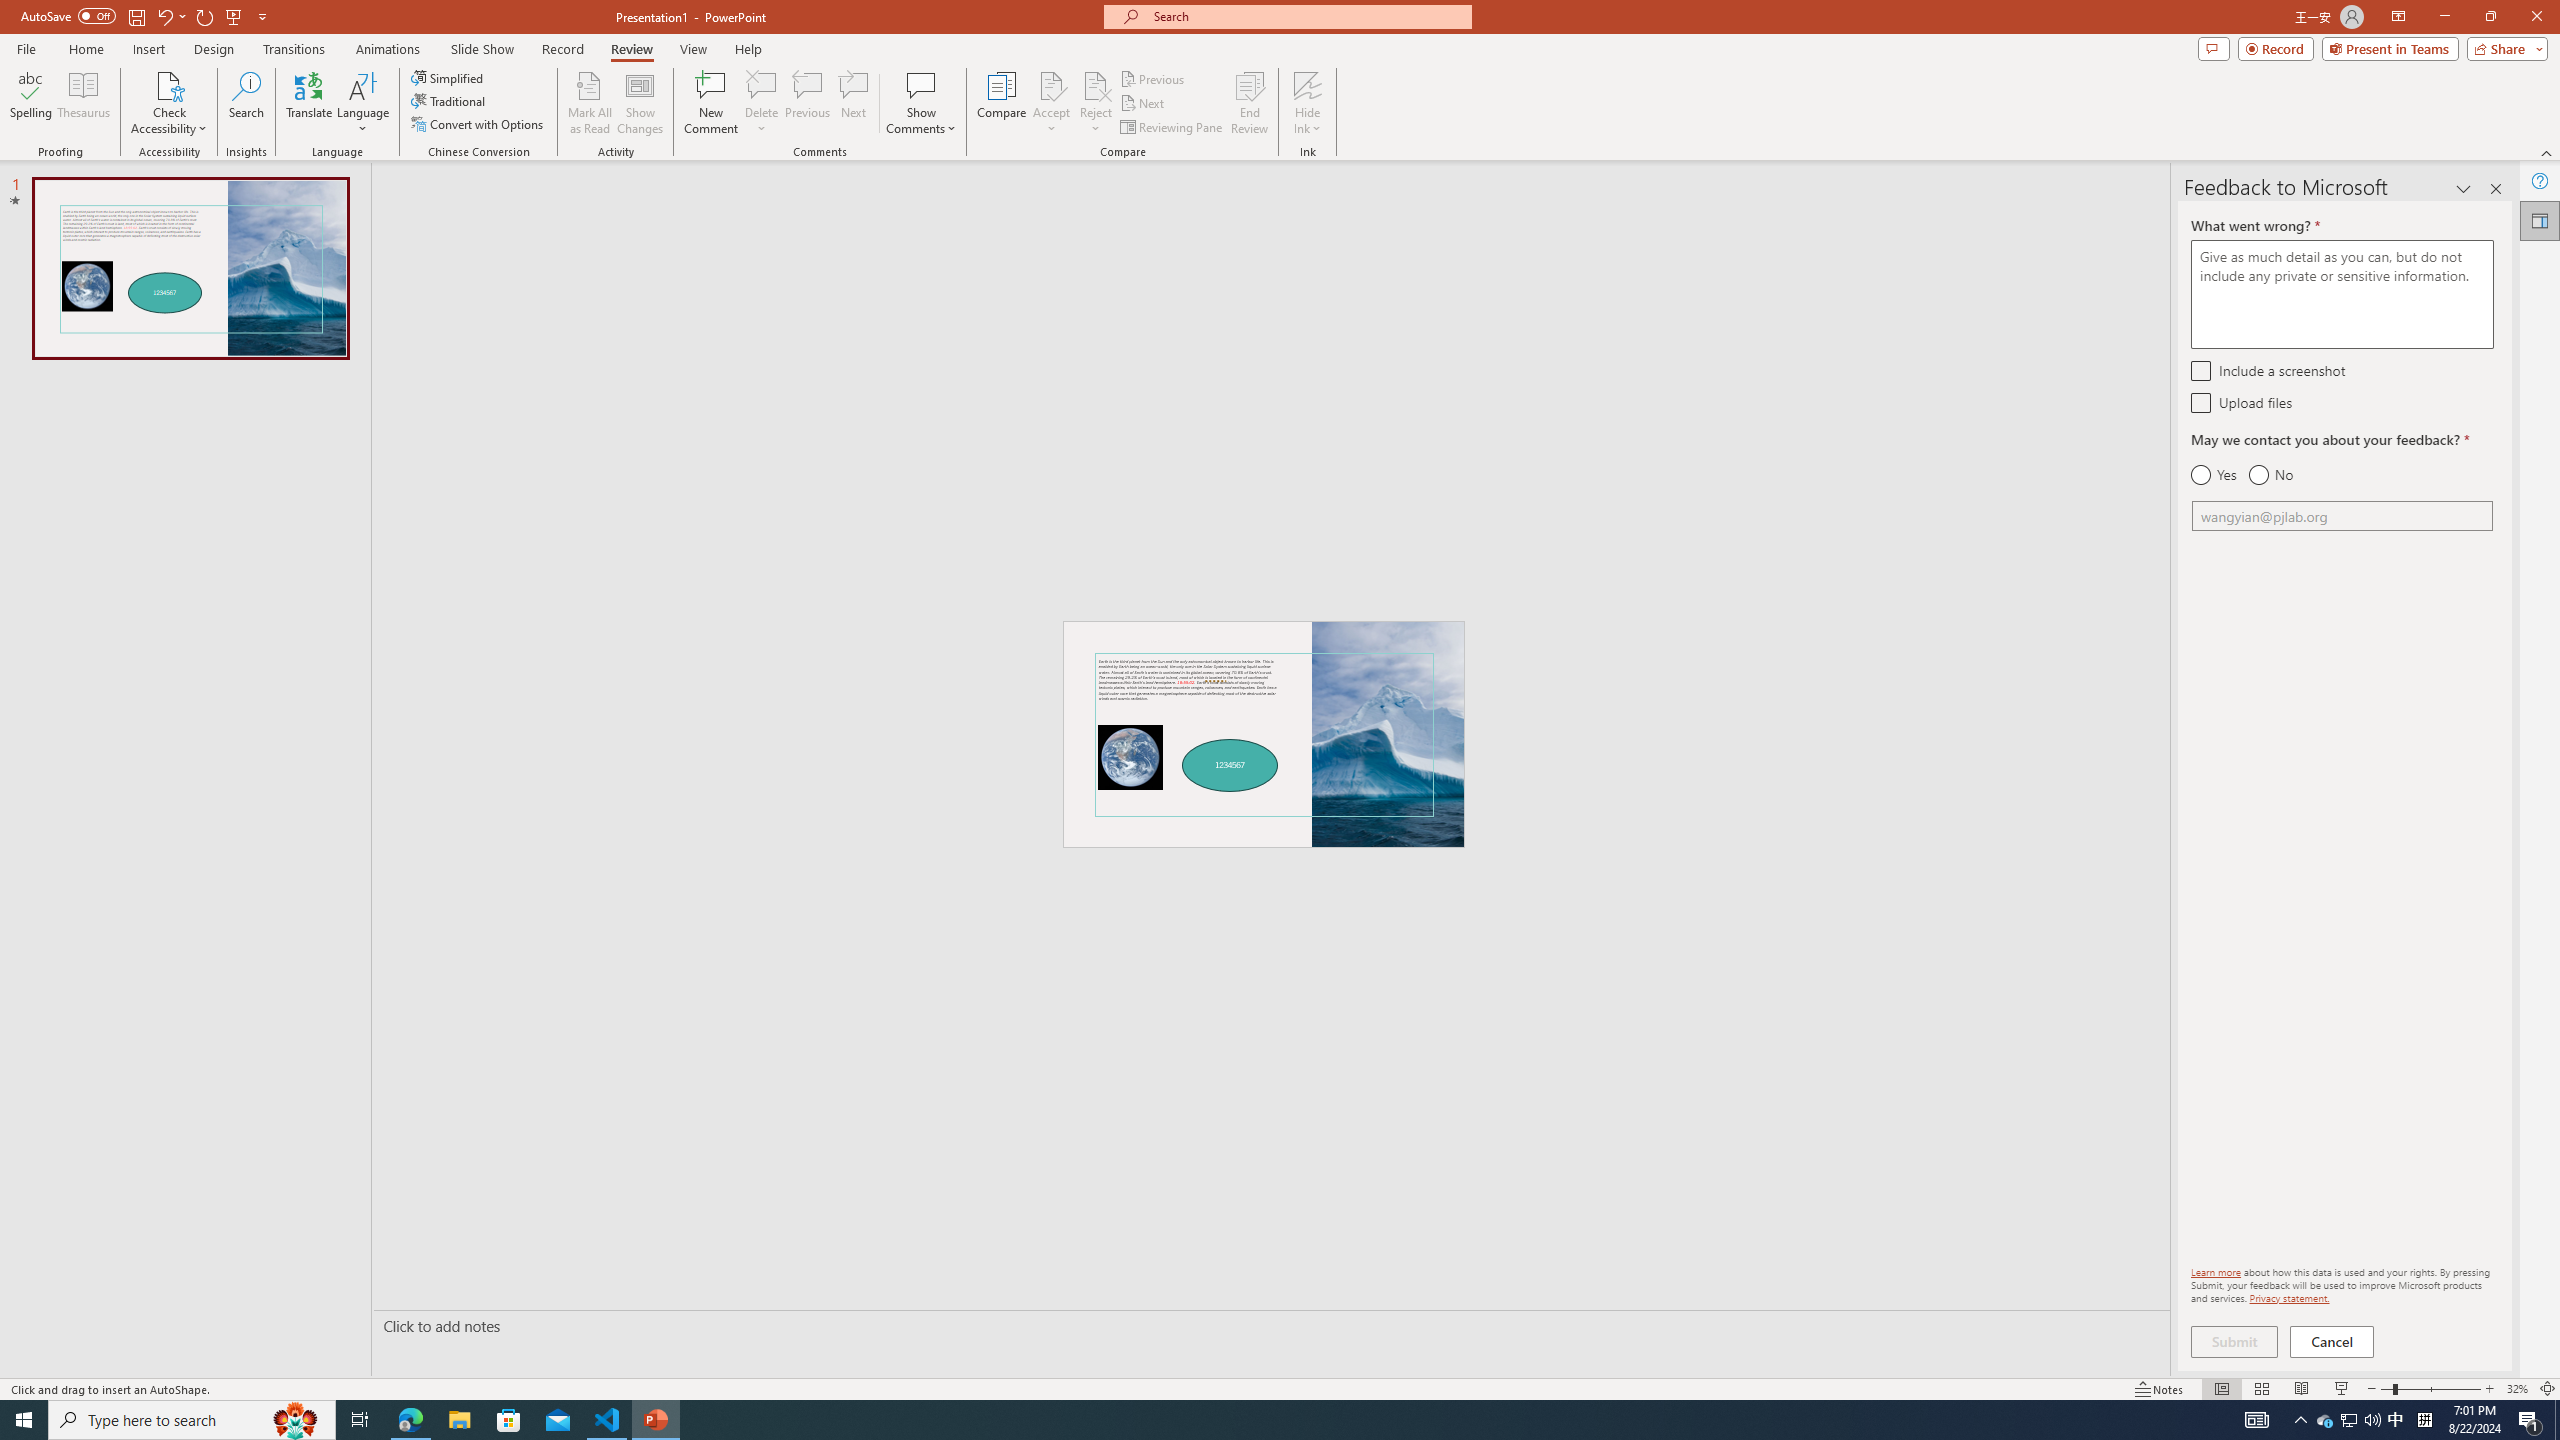 The height and width of the screenshot is (1440, 2560). I want to click on 'Yes', so click(2213, 474).